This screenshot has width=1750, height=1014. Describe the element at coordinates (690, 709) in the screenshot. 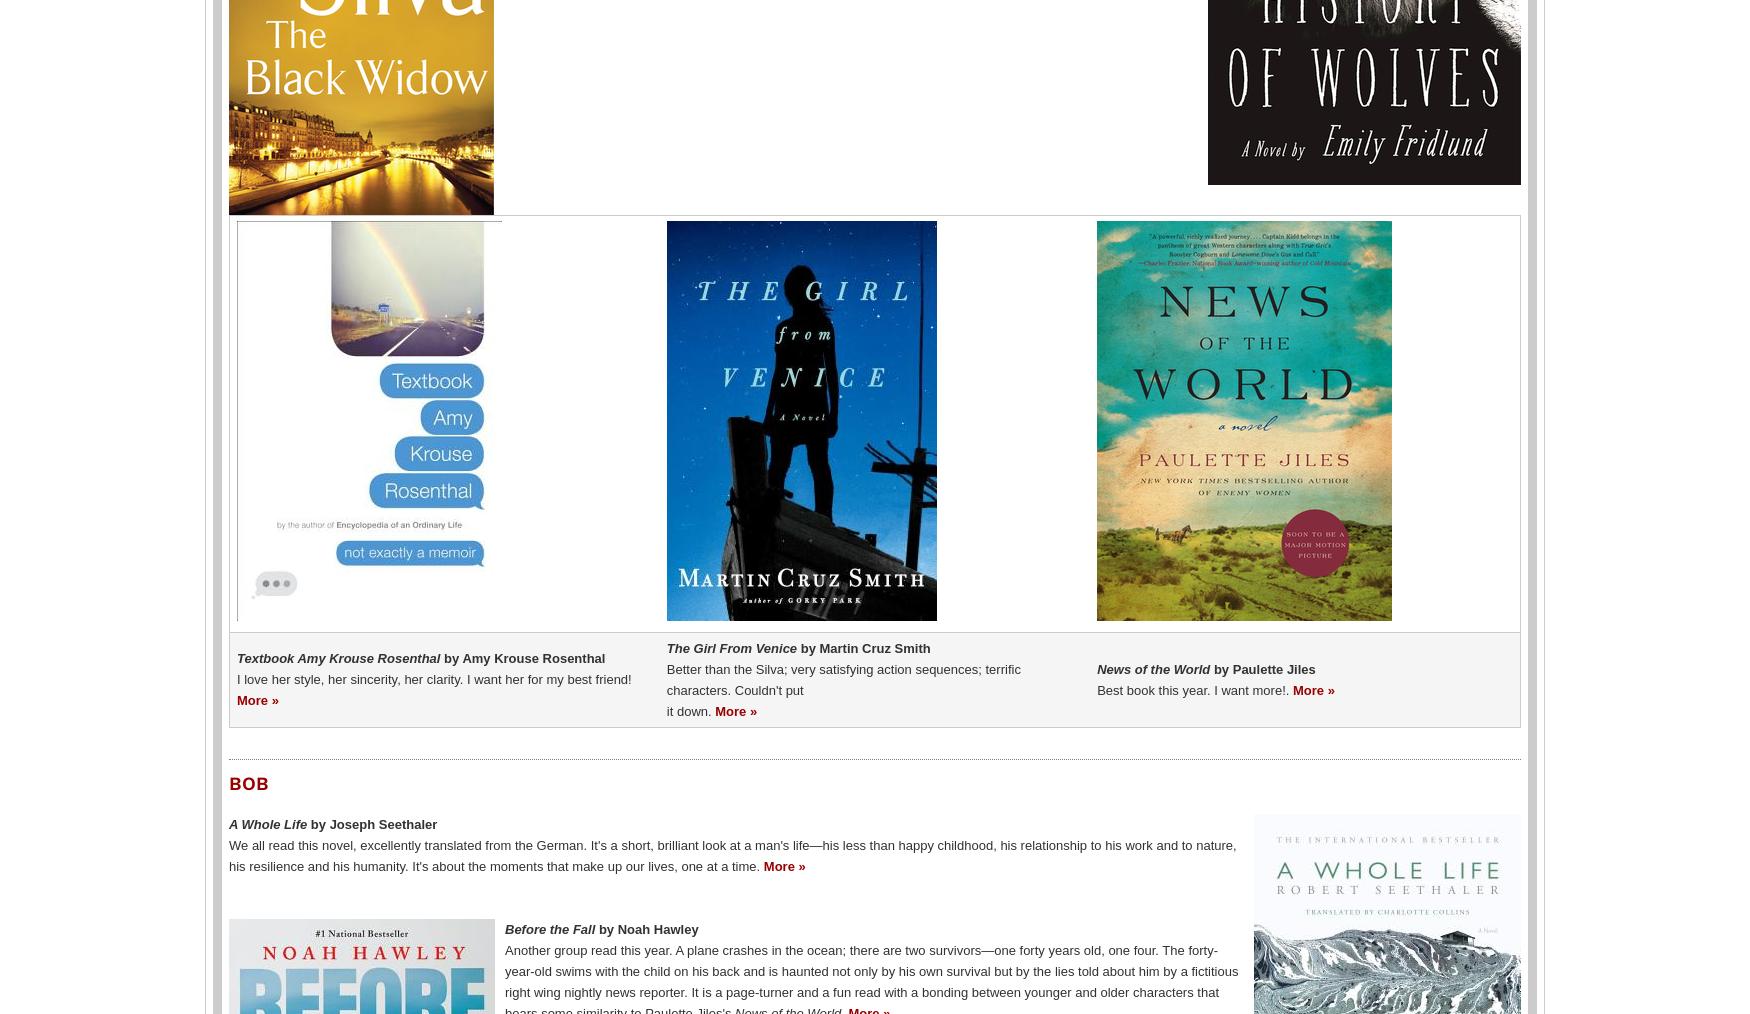

I see `'it down.'` at that location.